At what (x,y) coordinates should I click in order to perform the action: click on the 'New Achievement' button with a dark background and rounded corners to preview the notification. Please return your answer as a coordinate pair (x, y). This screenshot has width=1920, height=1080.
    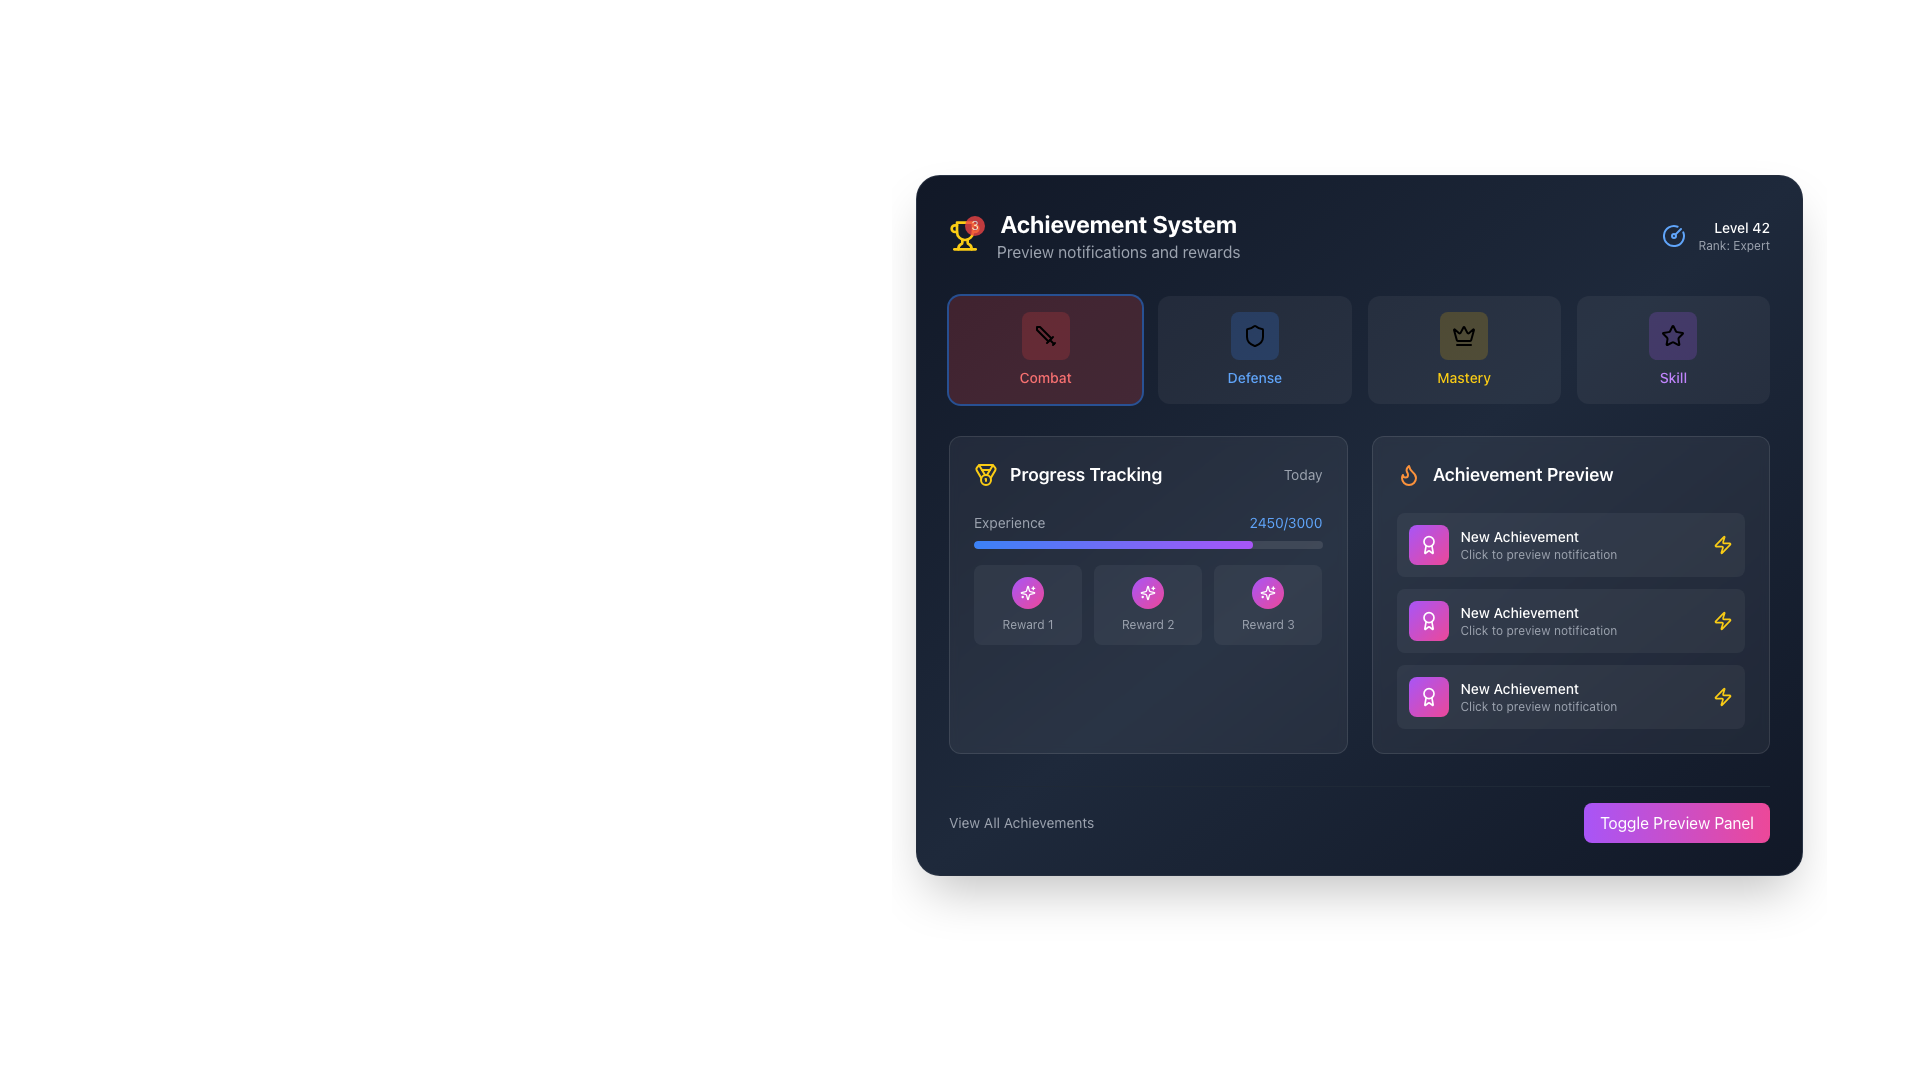
    Looking at the image, I should click on (1569, 593).